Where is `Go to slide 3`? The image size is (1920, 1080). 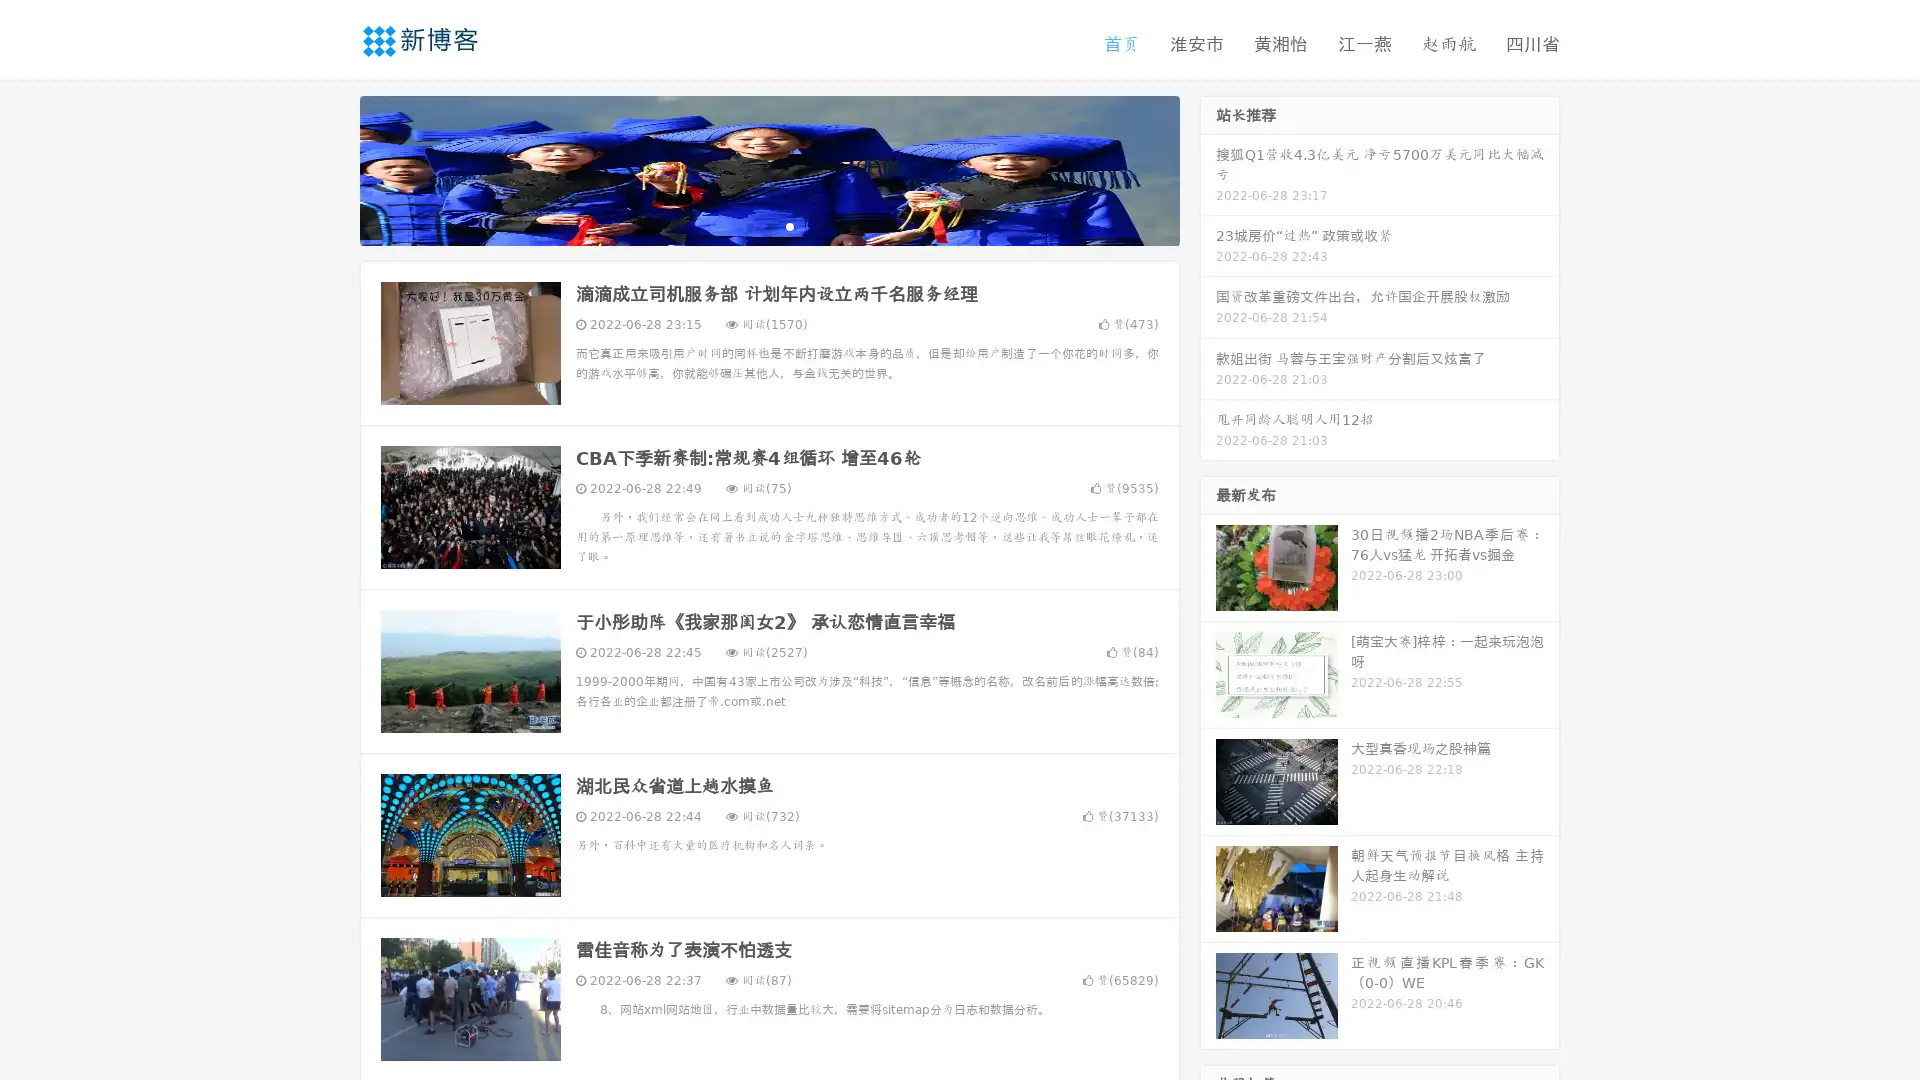 Go to slide 3 is located at coordinates (789, 225).